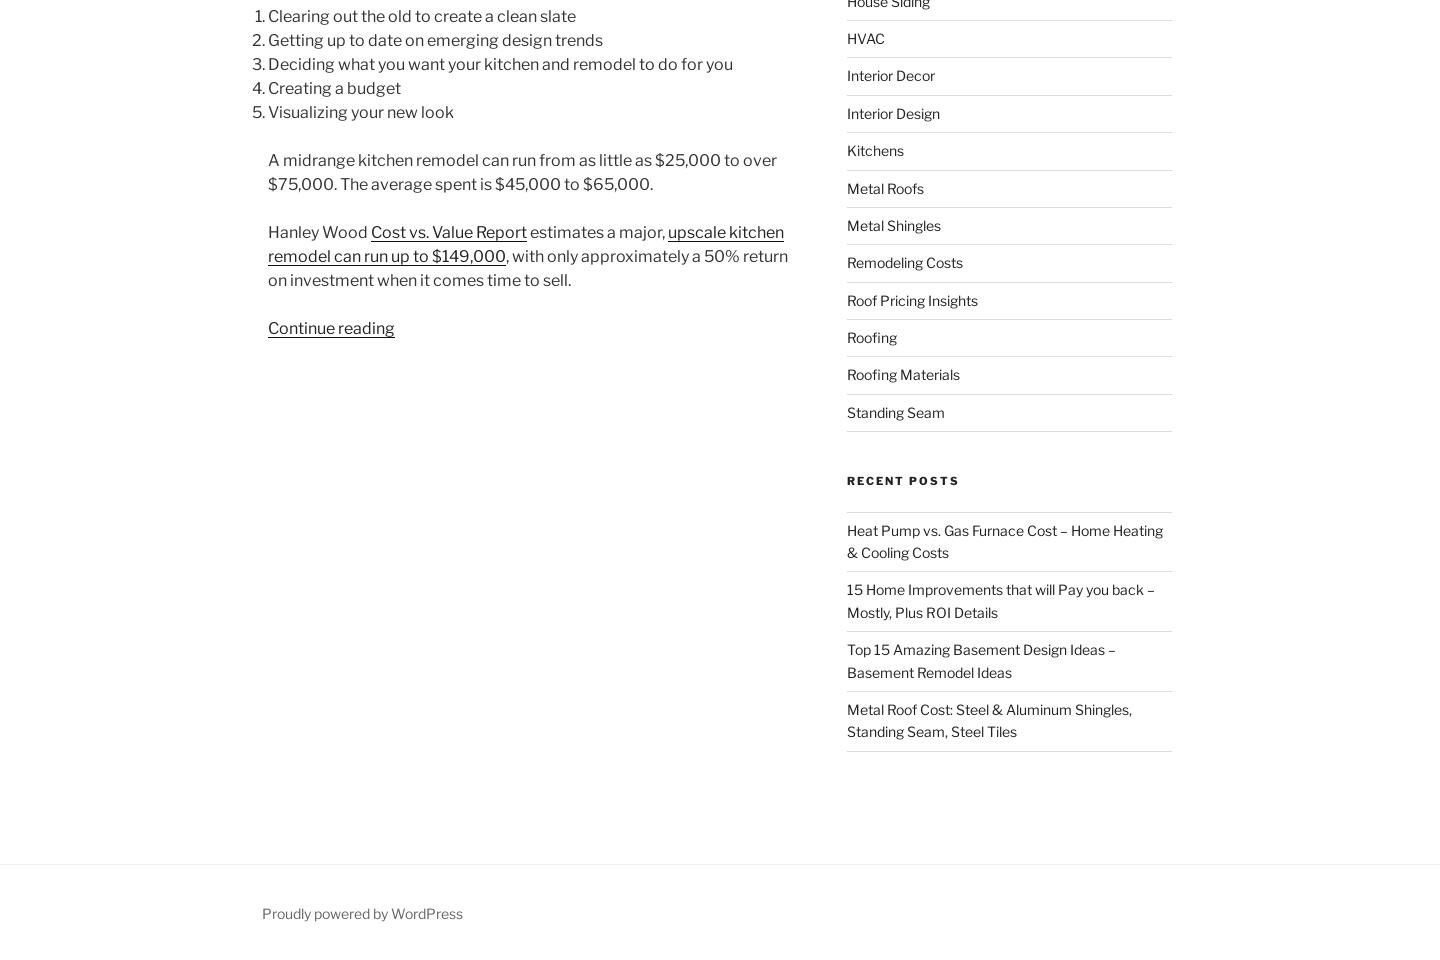 The height and width of the screenshot is (960, 1440). Describe the element at coordinates (422, 15) in the screenshot. I see `'Clearing out the old to create a clean slate'` at that location.